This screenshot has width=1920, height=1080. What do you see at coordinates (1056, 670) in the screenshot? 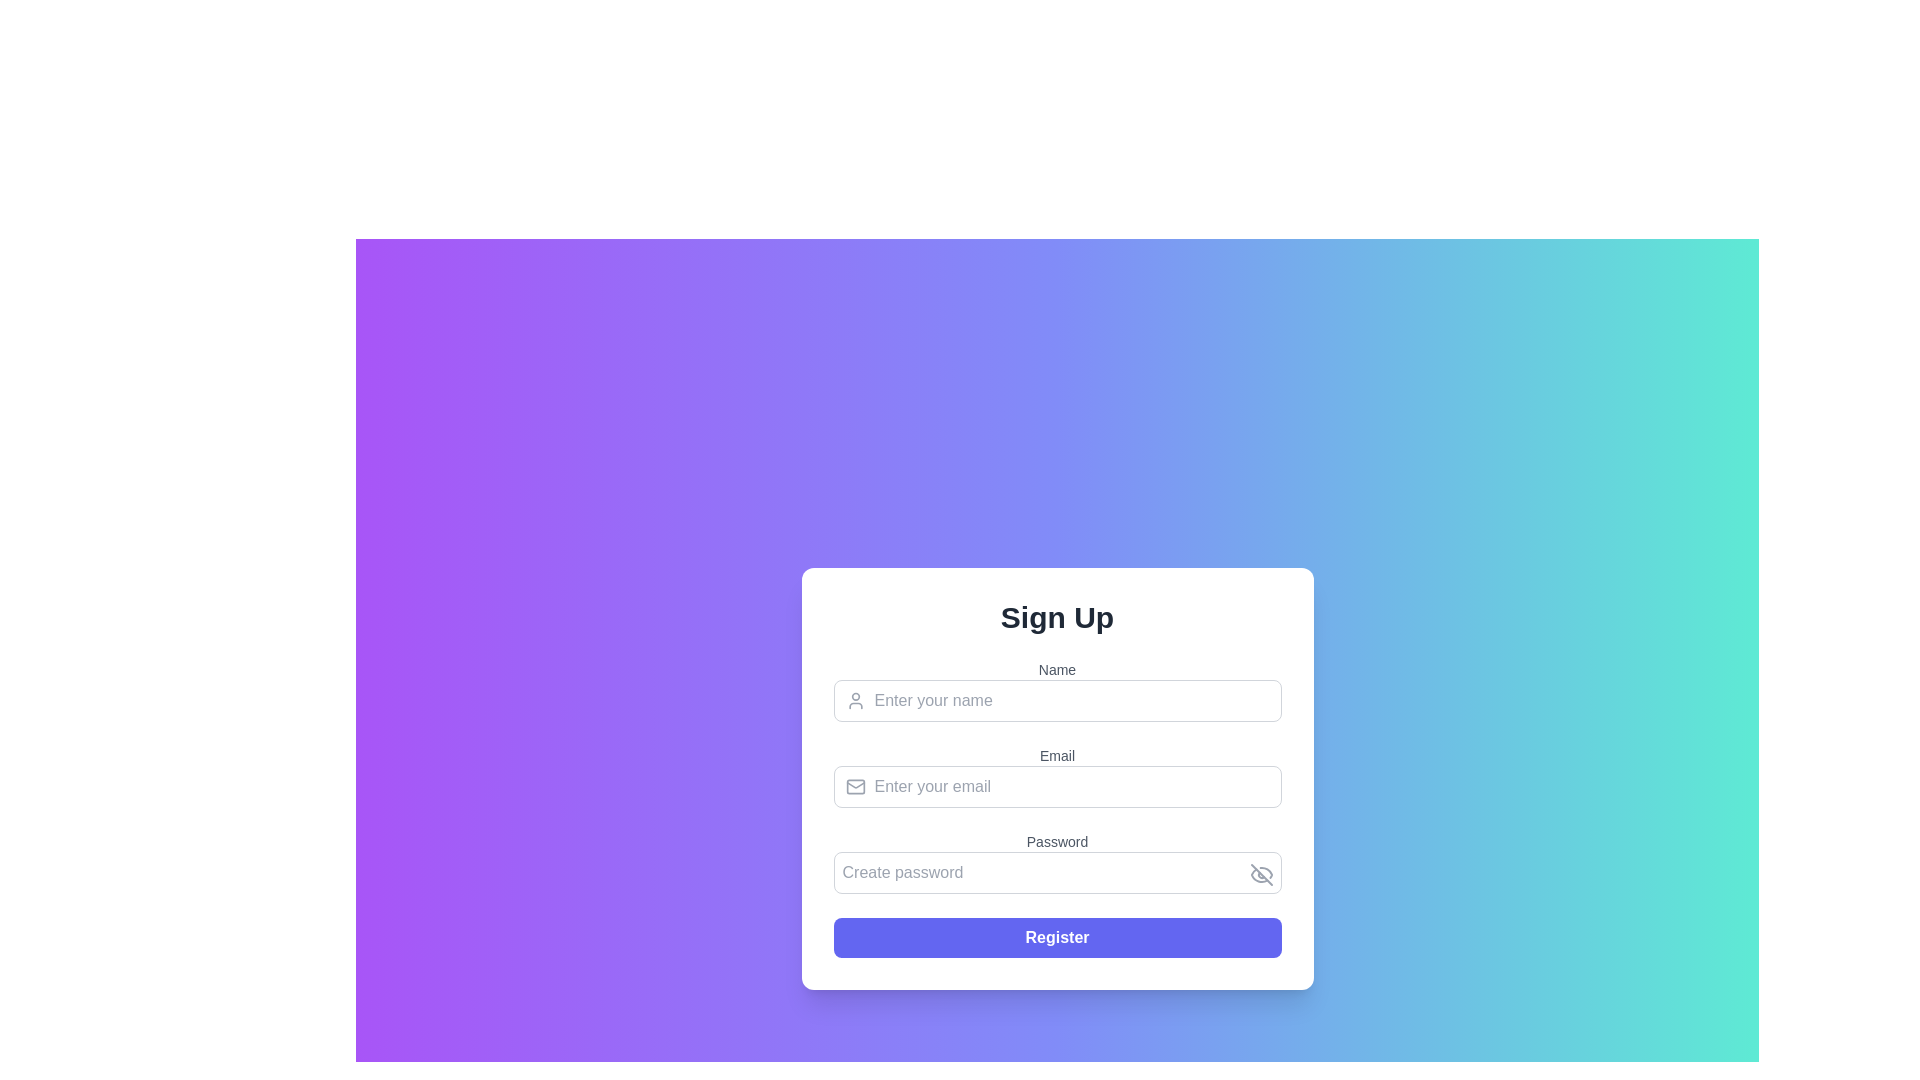
I see `the 'Name' text label in the user registration form, which is styled in a smaller font and gray color, located directly above the name input field` at bounding box center [1056, 670].